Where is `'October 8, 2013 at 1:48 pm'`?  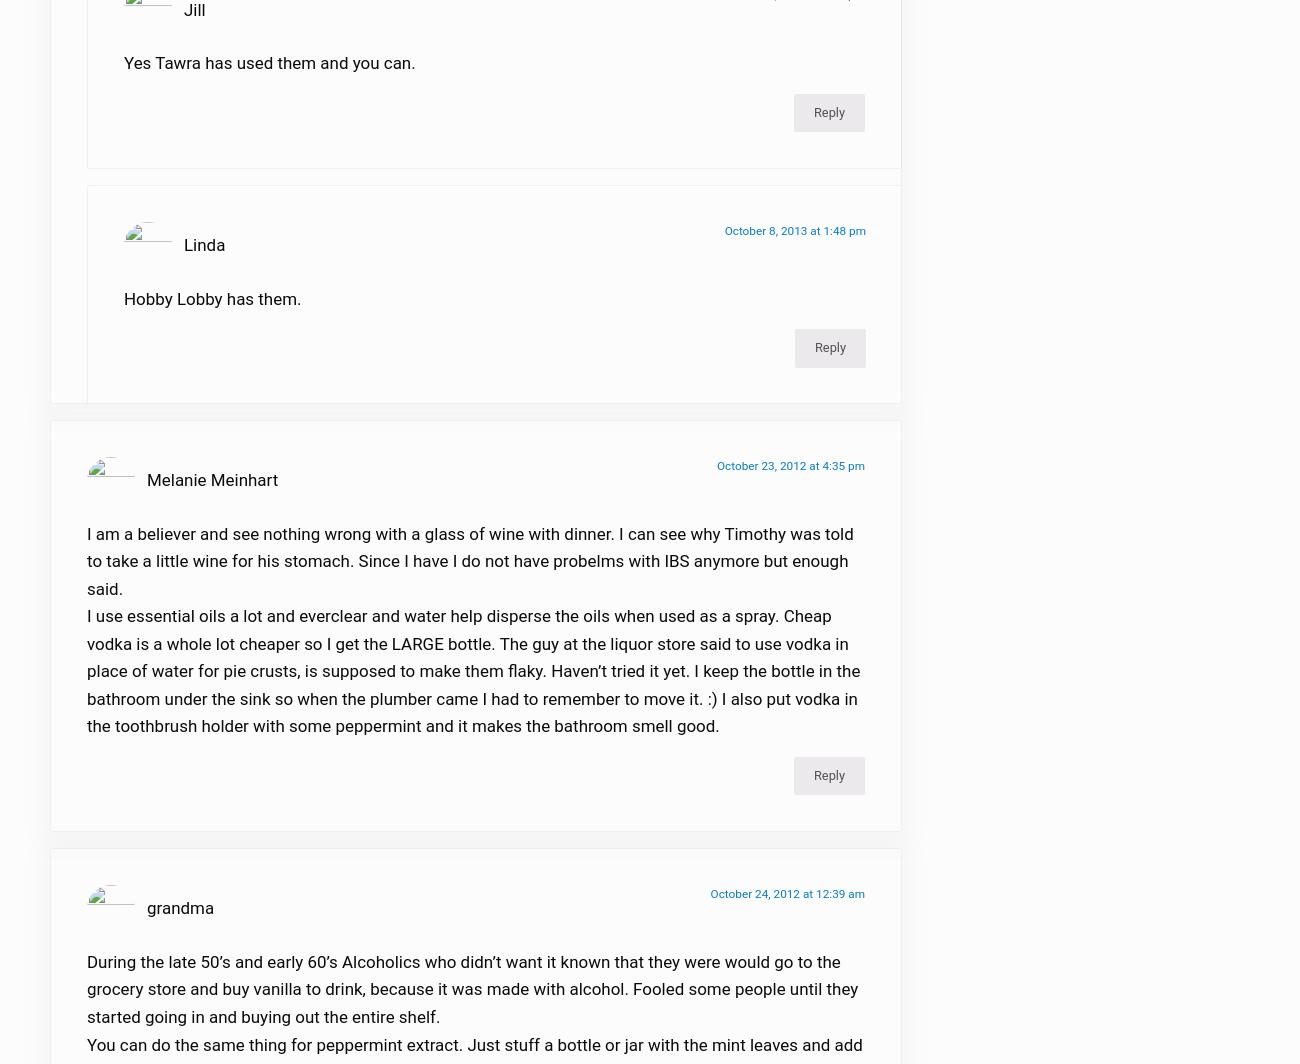
'October 8, 2013 at 1:48 pm' is located at coordinates (793, 243).